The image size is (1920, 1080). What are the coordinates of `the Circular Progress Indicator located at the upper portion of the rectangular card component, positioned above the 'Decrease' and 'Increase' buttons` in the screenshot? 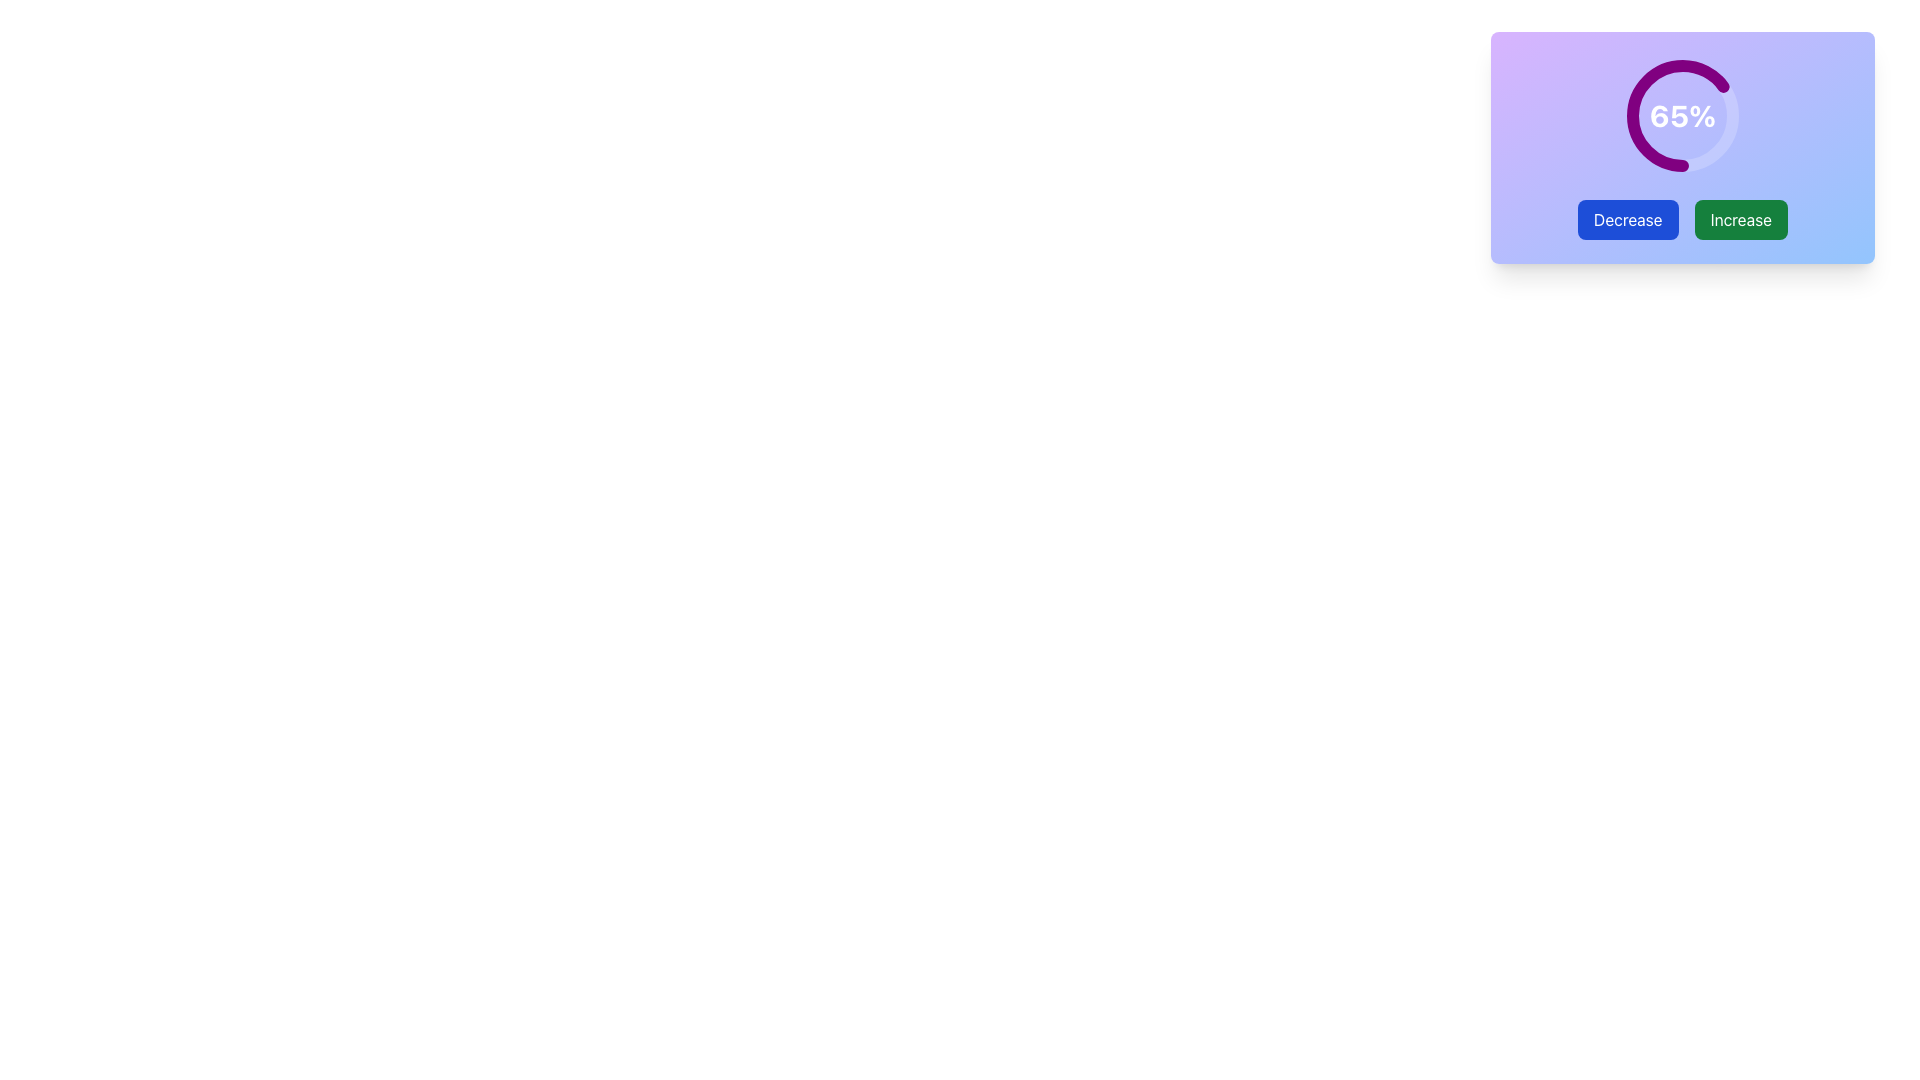 It's located at (1682, 115).